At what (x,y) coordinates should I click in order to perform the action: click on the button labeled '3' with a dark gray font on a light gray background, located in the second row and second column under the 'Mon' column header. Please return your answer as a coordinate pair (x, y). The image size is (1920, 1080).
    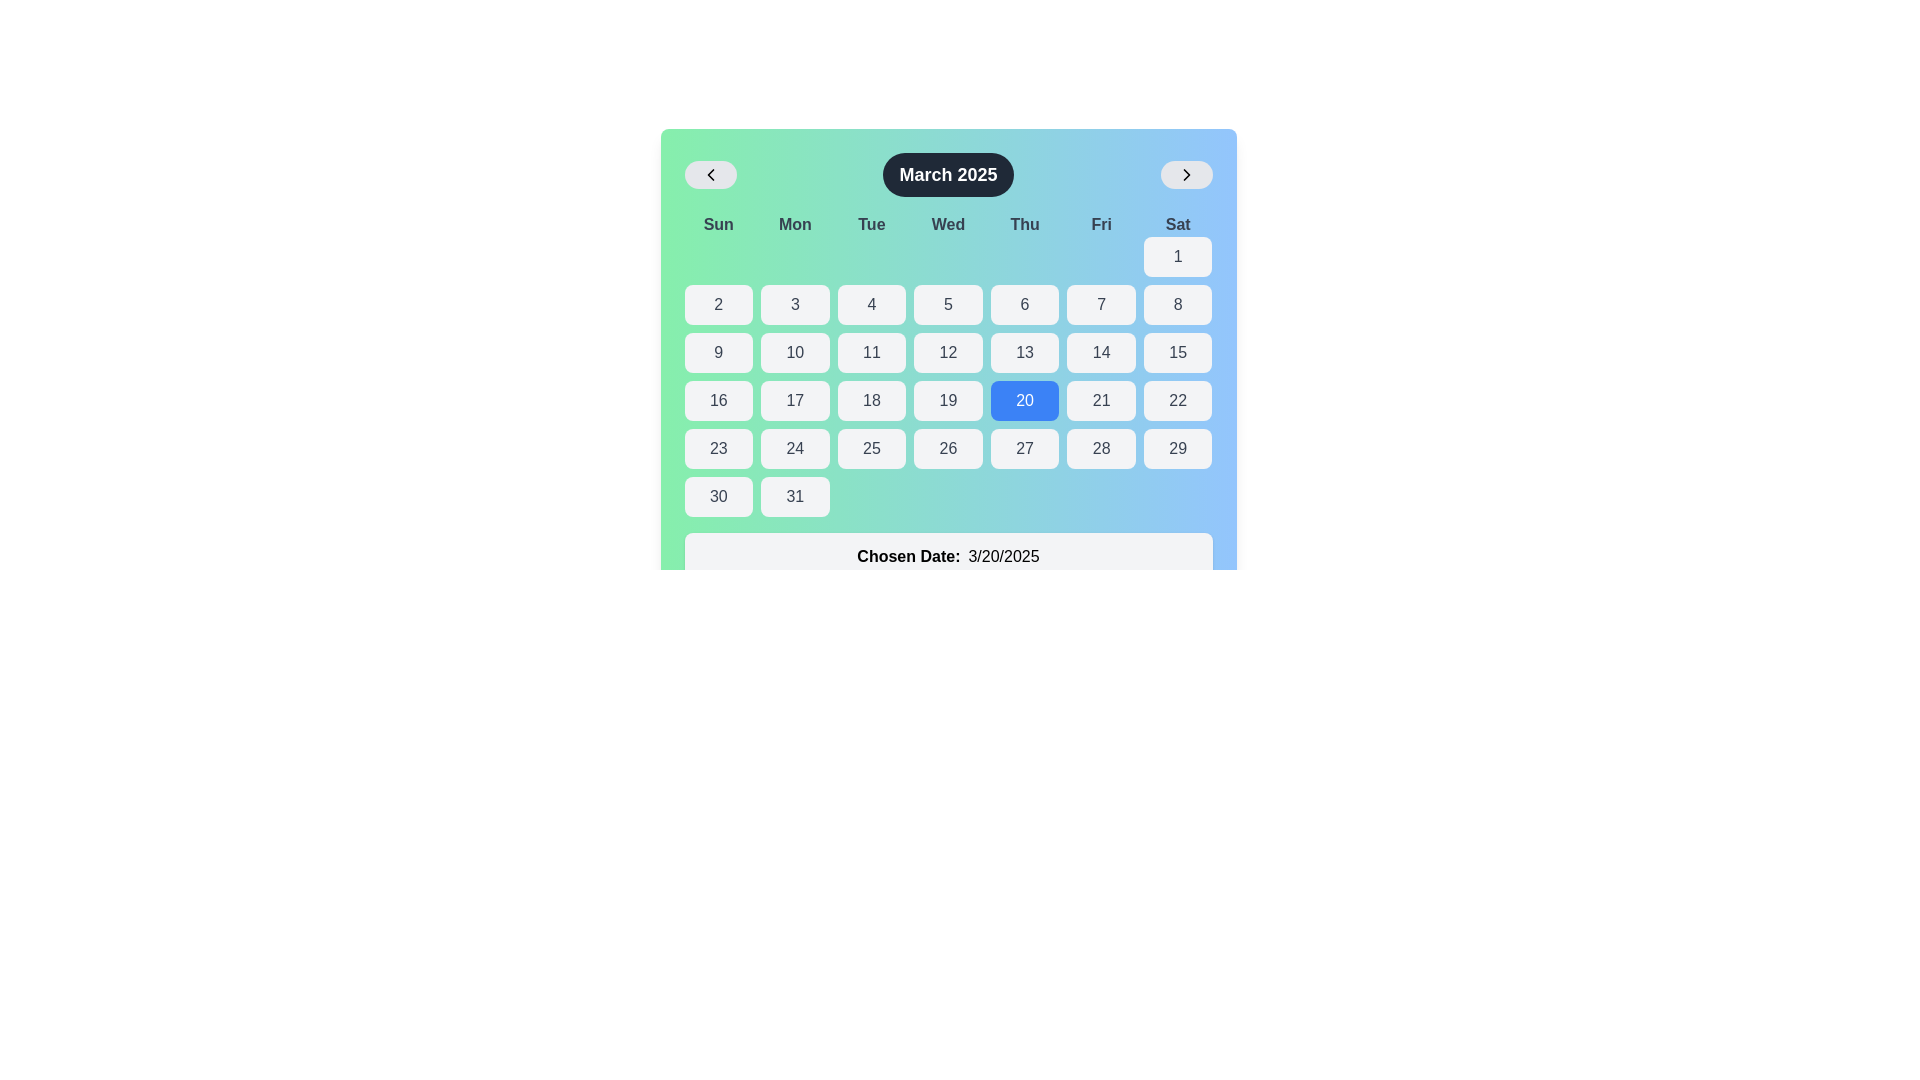
    Looking at the image, I should click on (794, 304).